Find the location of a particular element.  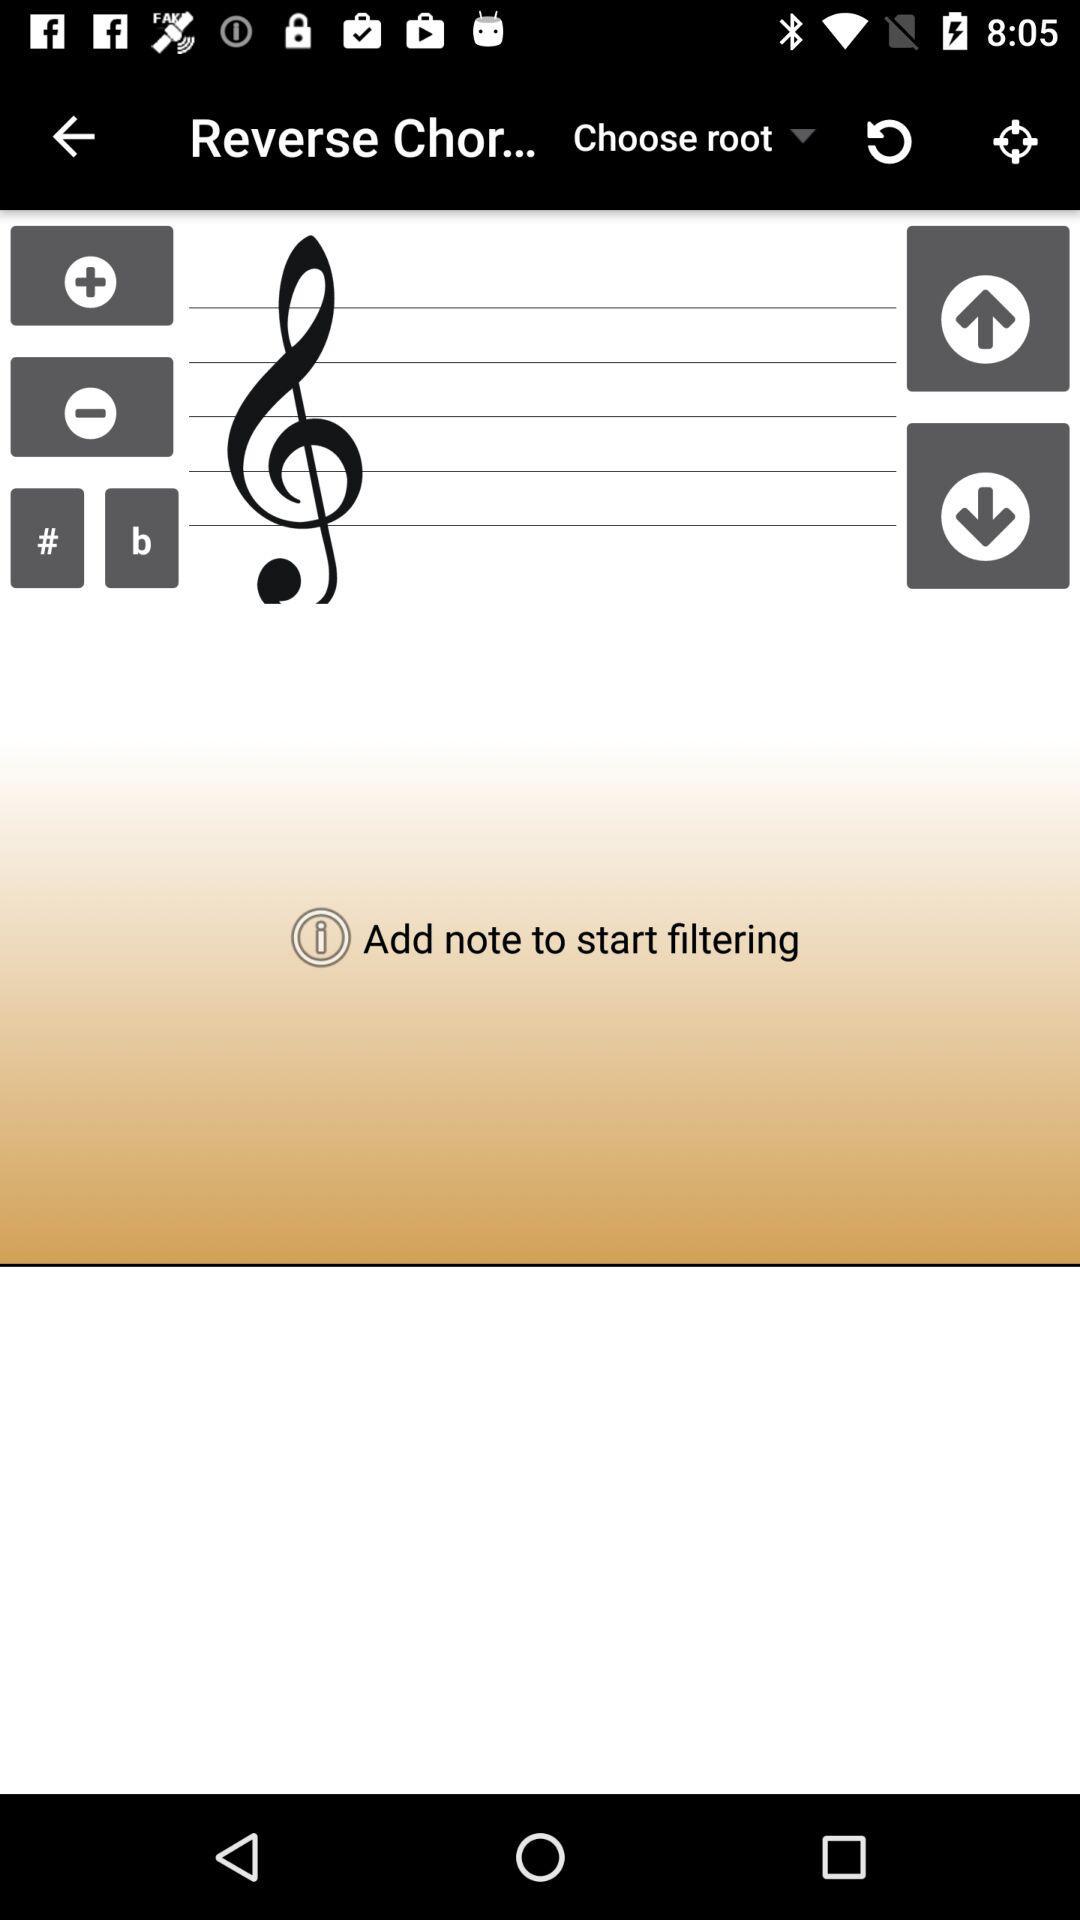

up arrow is located at coordinates (987, 307).